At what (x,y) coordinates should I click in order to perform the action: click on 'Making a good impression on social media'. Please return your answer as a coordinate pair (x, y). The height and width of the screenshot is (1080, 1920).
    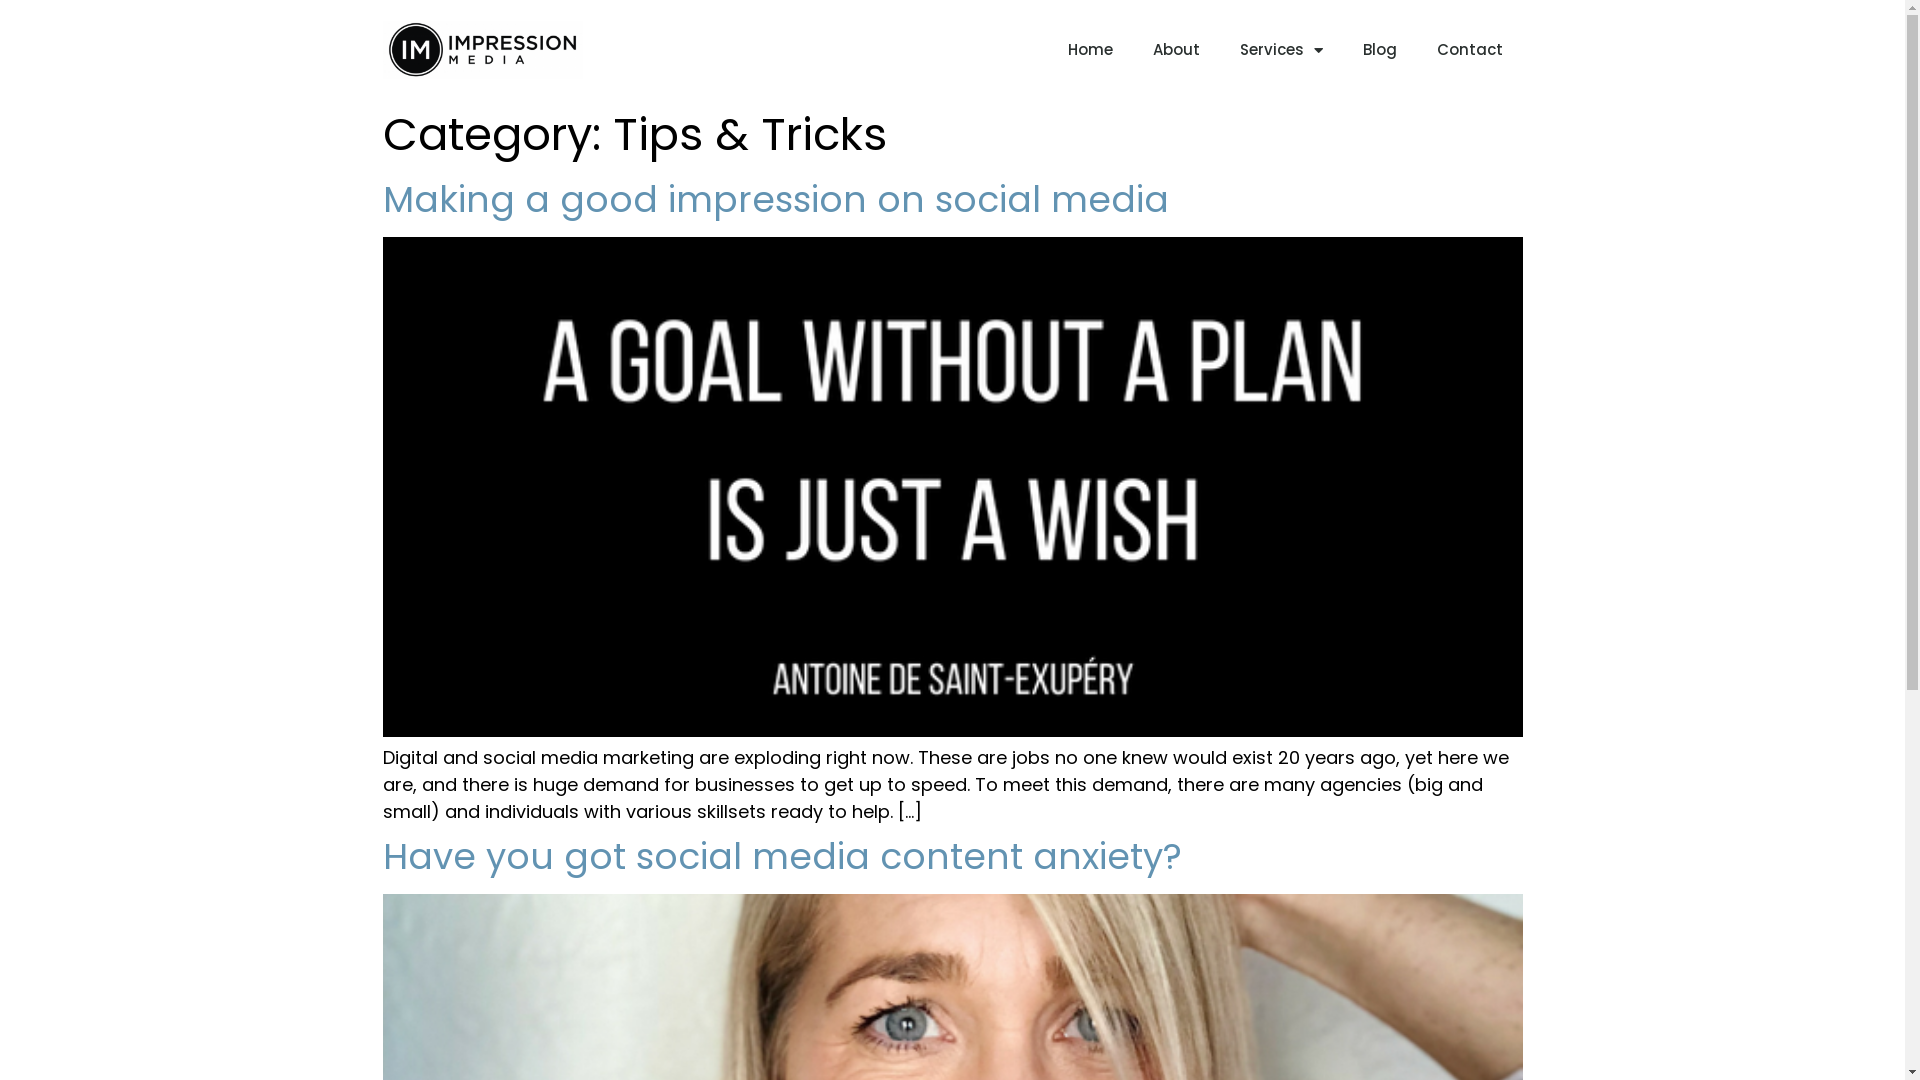
    Looking at the image, I should click on (773, 199).